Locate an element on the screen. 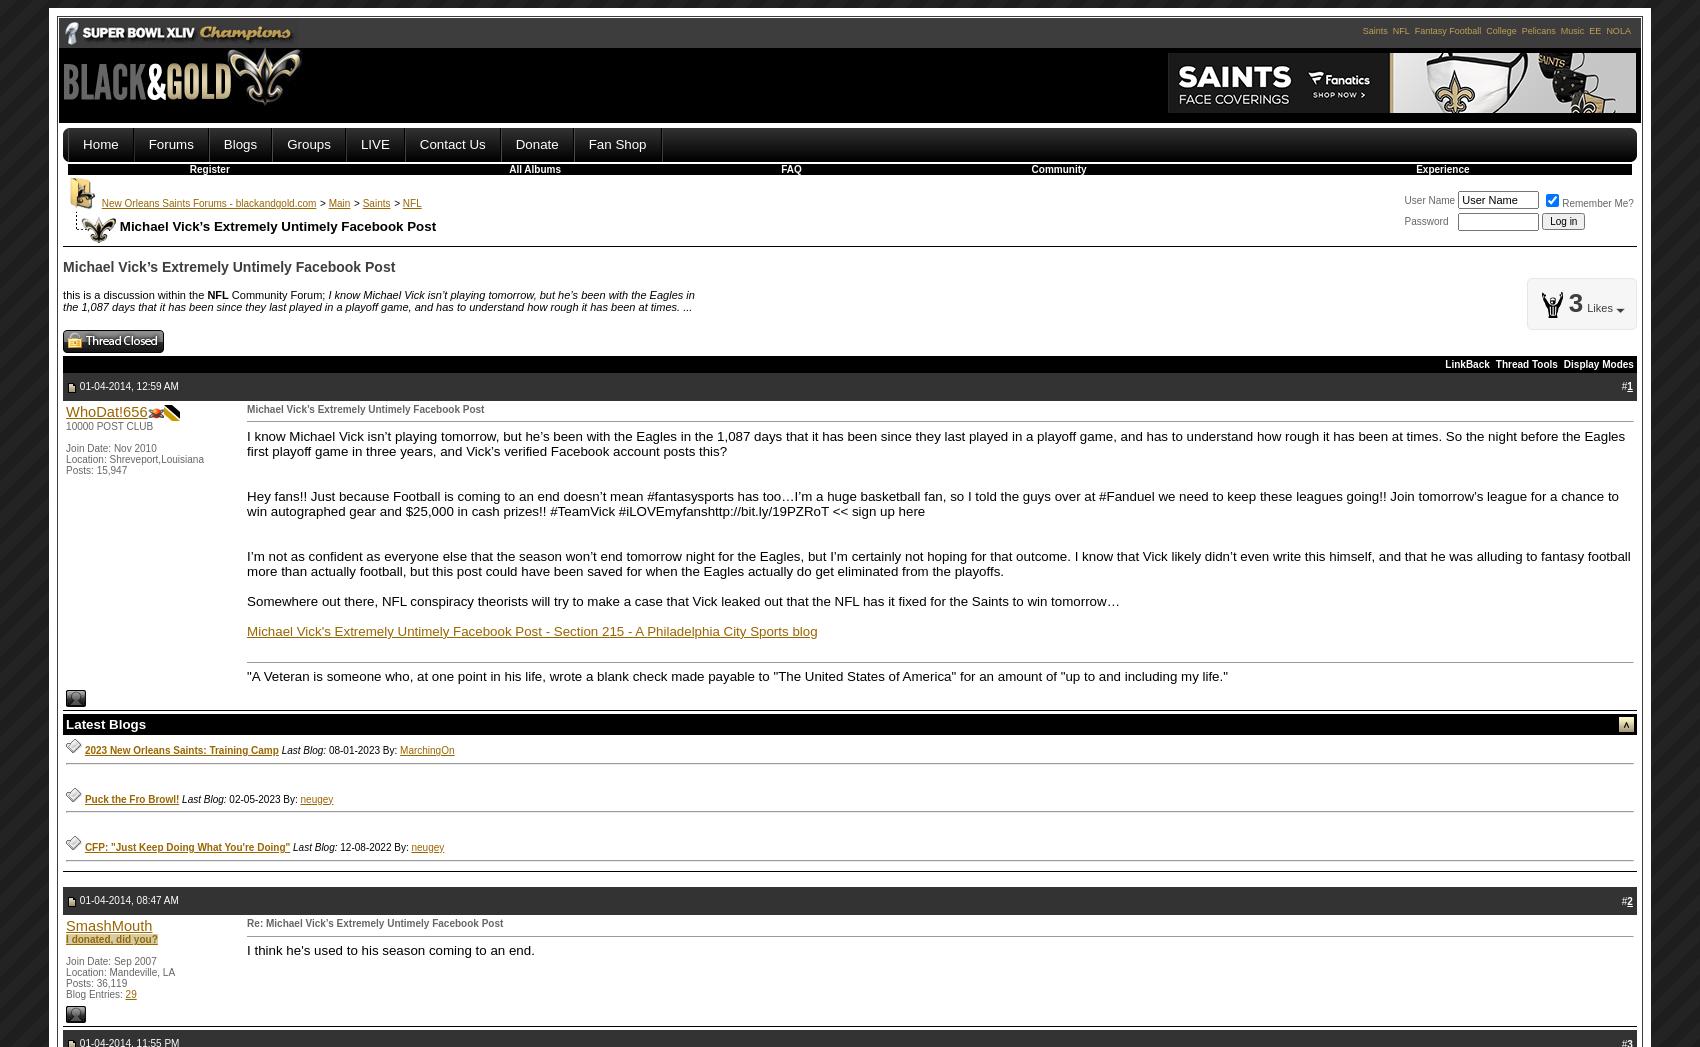  'Fan Shop' is located at coordinates (615, 144).